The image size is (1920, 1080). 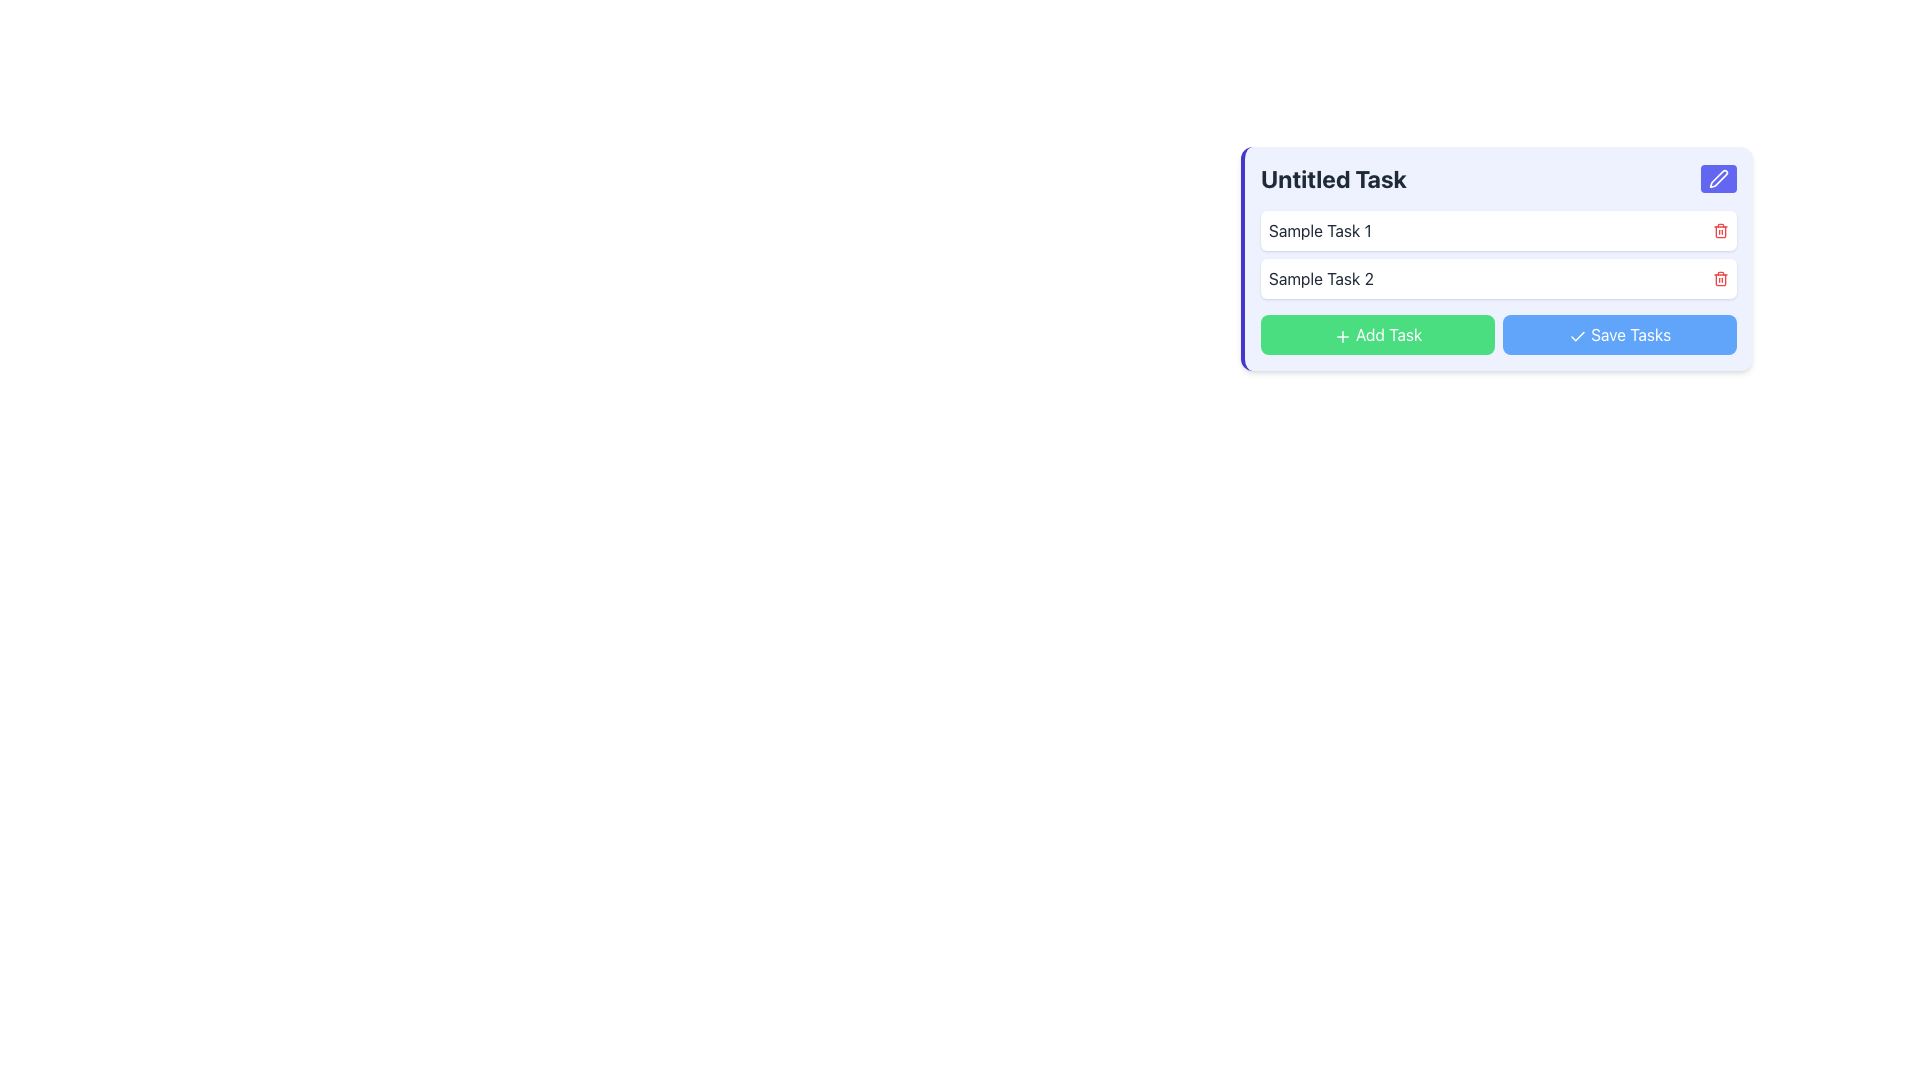 What do you see at coordinates (1342, 335) in the screenshot?
I see `the '+' icon located centrally within the green 'Add Task' button at the bottom left of the interface panel` at bounding box center [1342, 335].